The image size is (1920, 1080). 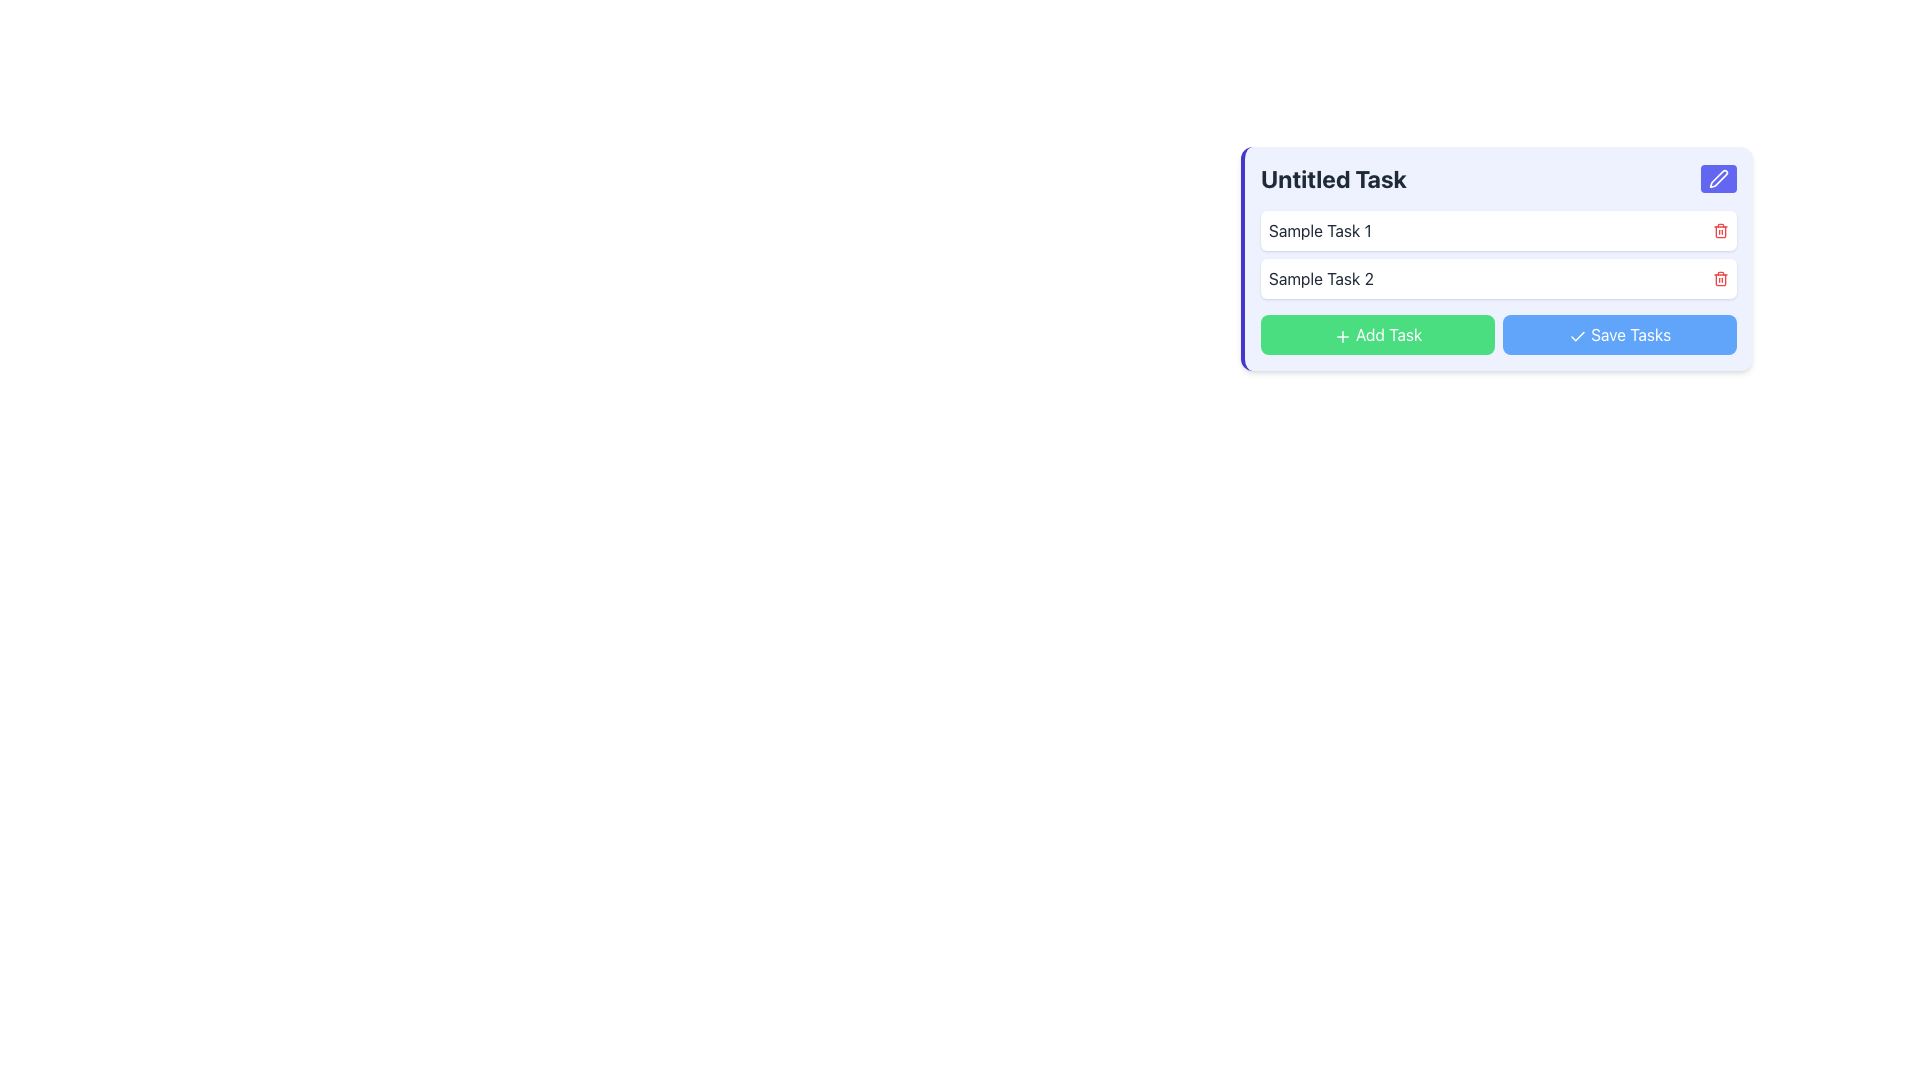 What do you see at coordinates (1342, 335) in the screenshot?
I see `the '+' icon located centrally within the green 'Add Task' button at the bottom left of the interface panel` at bounding box center [1342, 335].